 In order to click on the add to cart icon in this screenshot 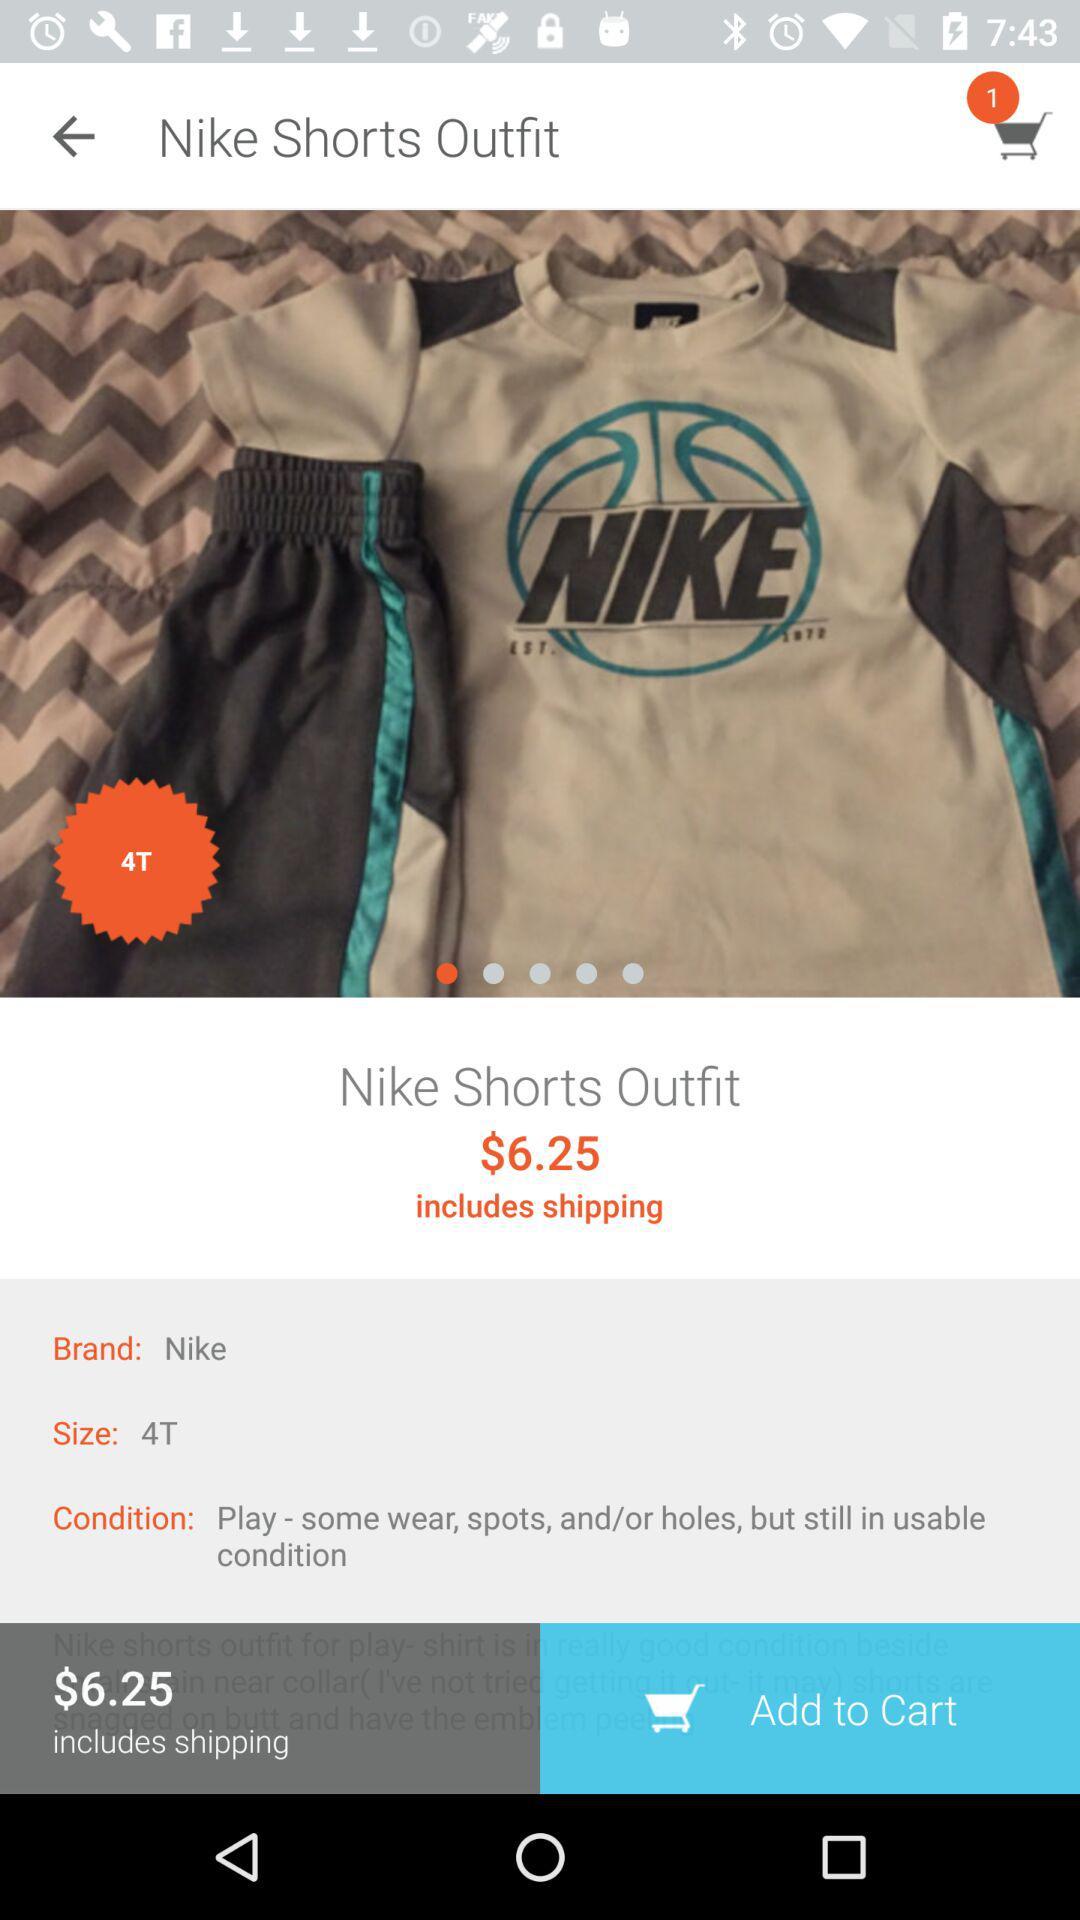, I will do `click(810, 1707)`.